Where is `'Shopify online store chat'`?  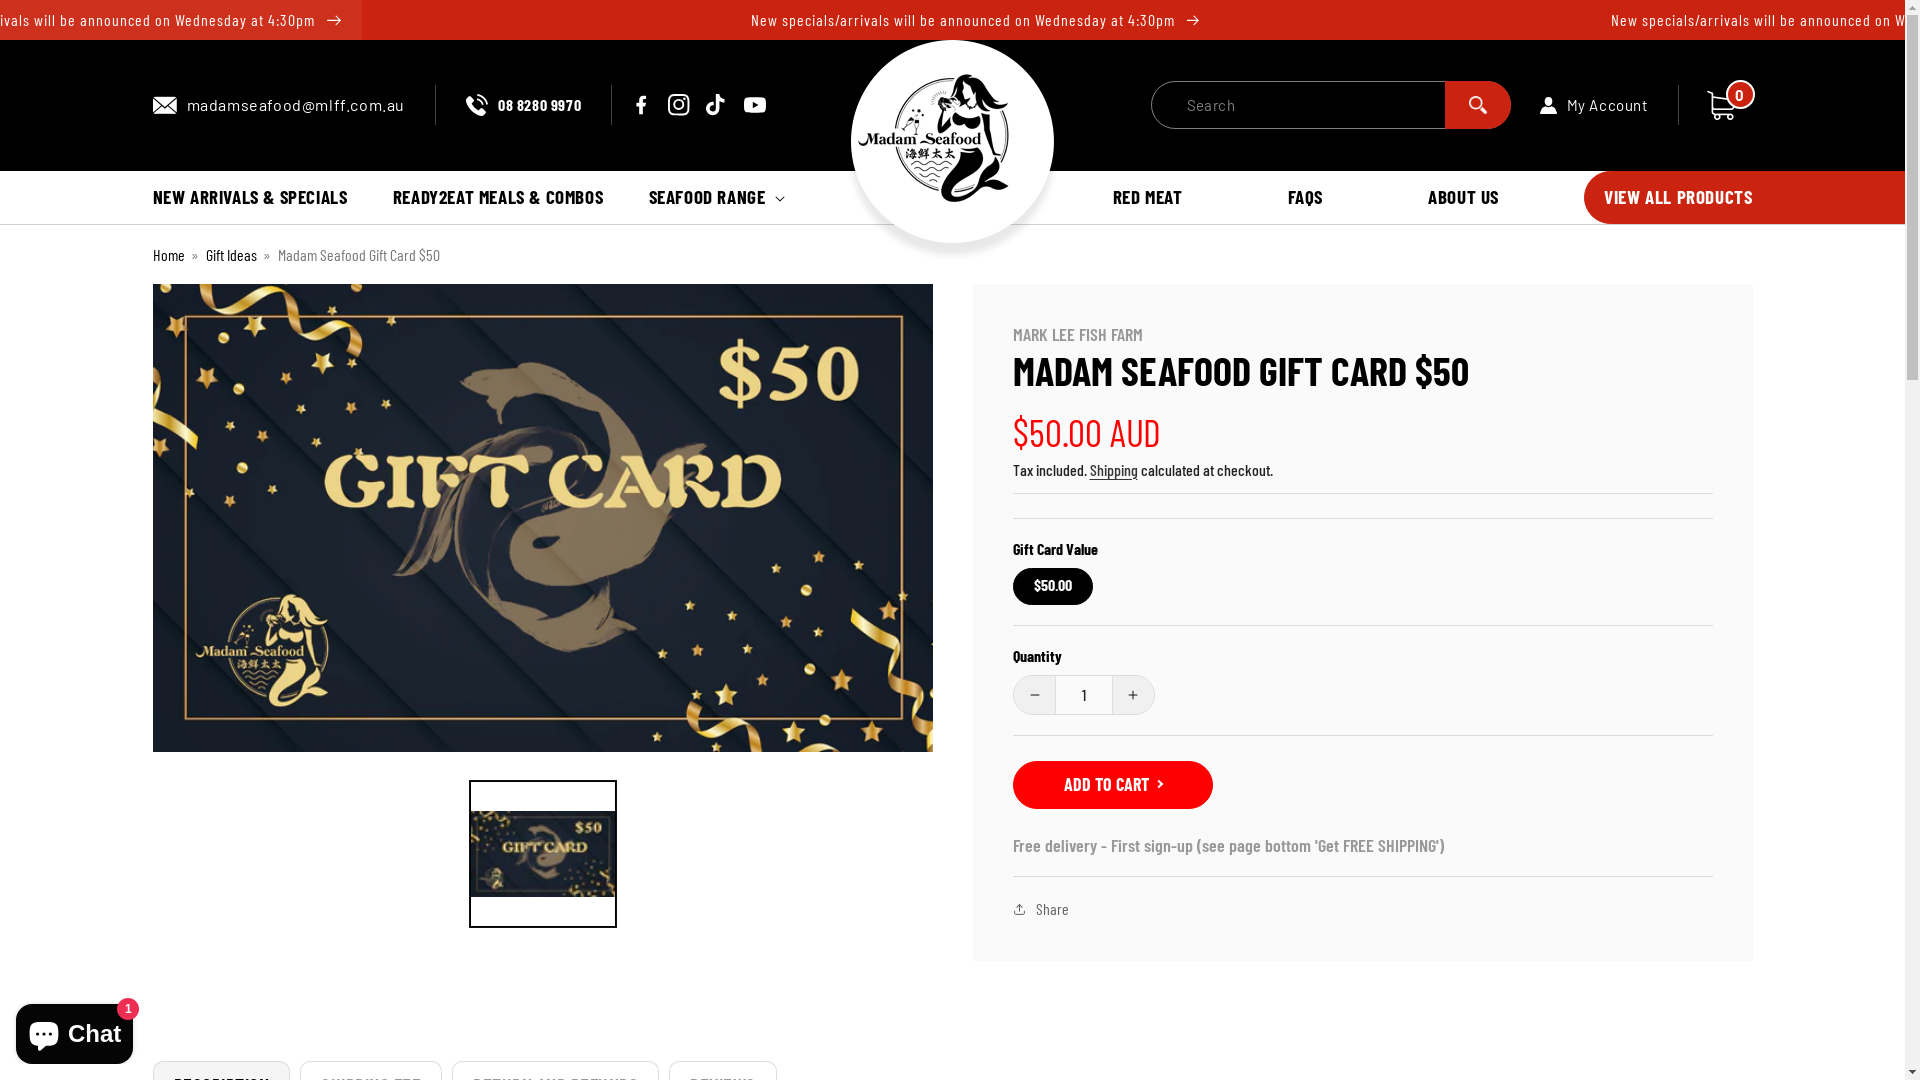 'Shopify online store chat' is located at coordinates (9, 1029).